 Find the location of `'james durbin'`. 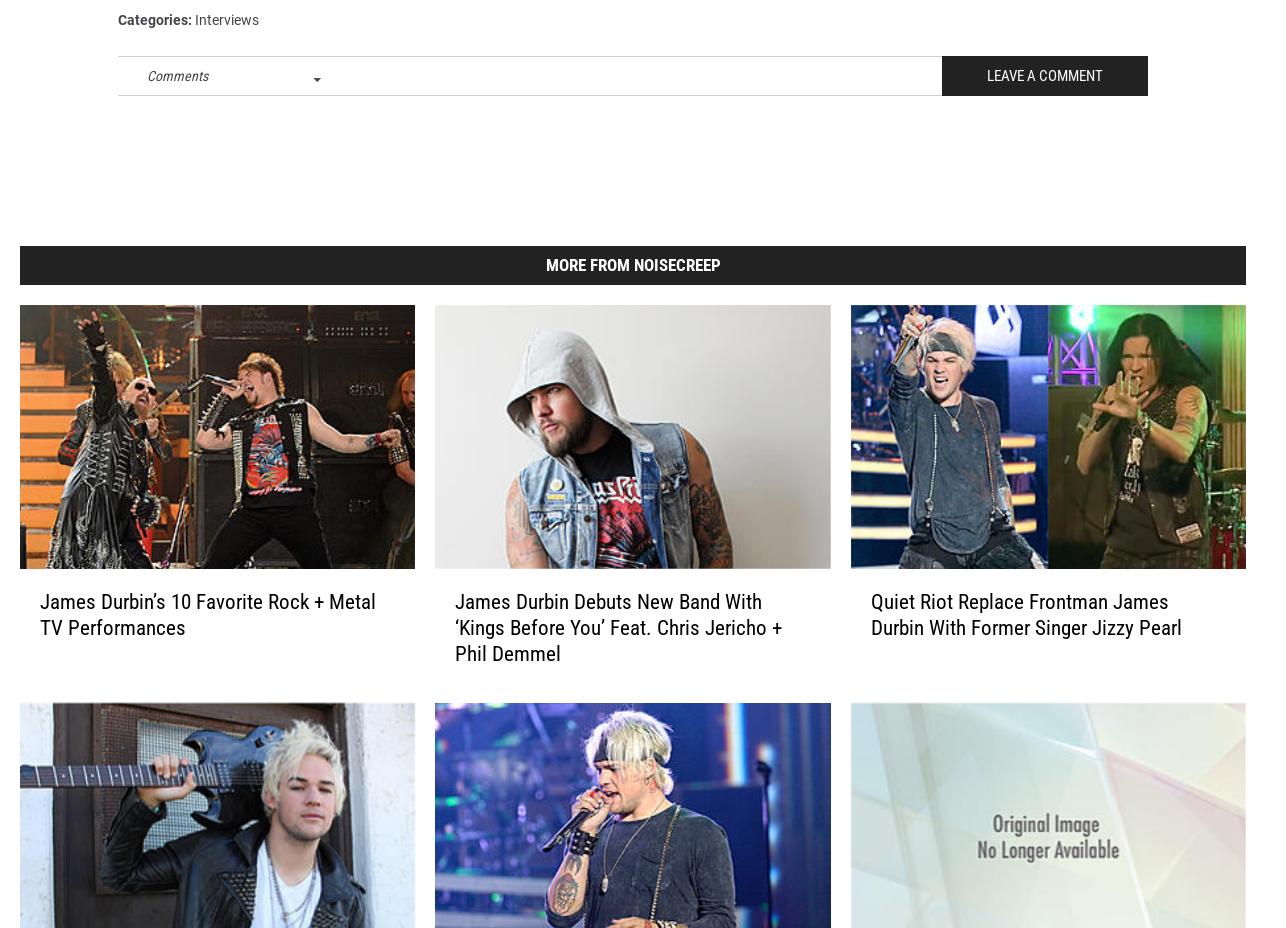

'james durbin' is located at coordinates (238, 18).